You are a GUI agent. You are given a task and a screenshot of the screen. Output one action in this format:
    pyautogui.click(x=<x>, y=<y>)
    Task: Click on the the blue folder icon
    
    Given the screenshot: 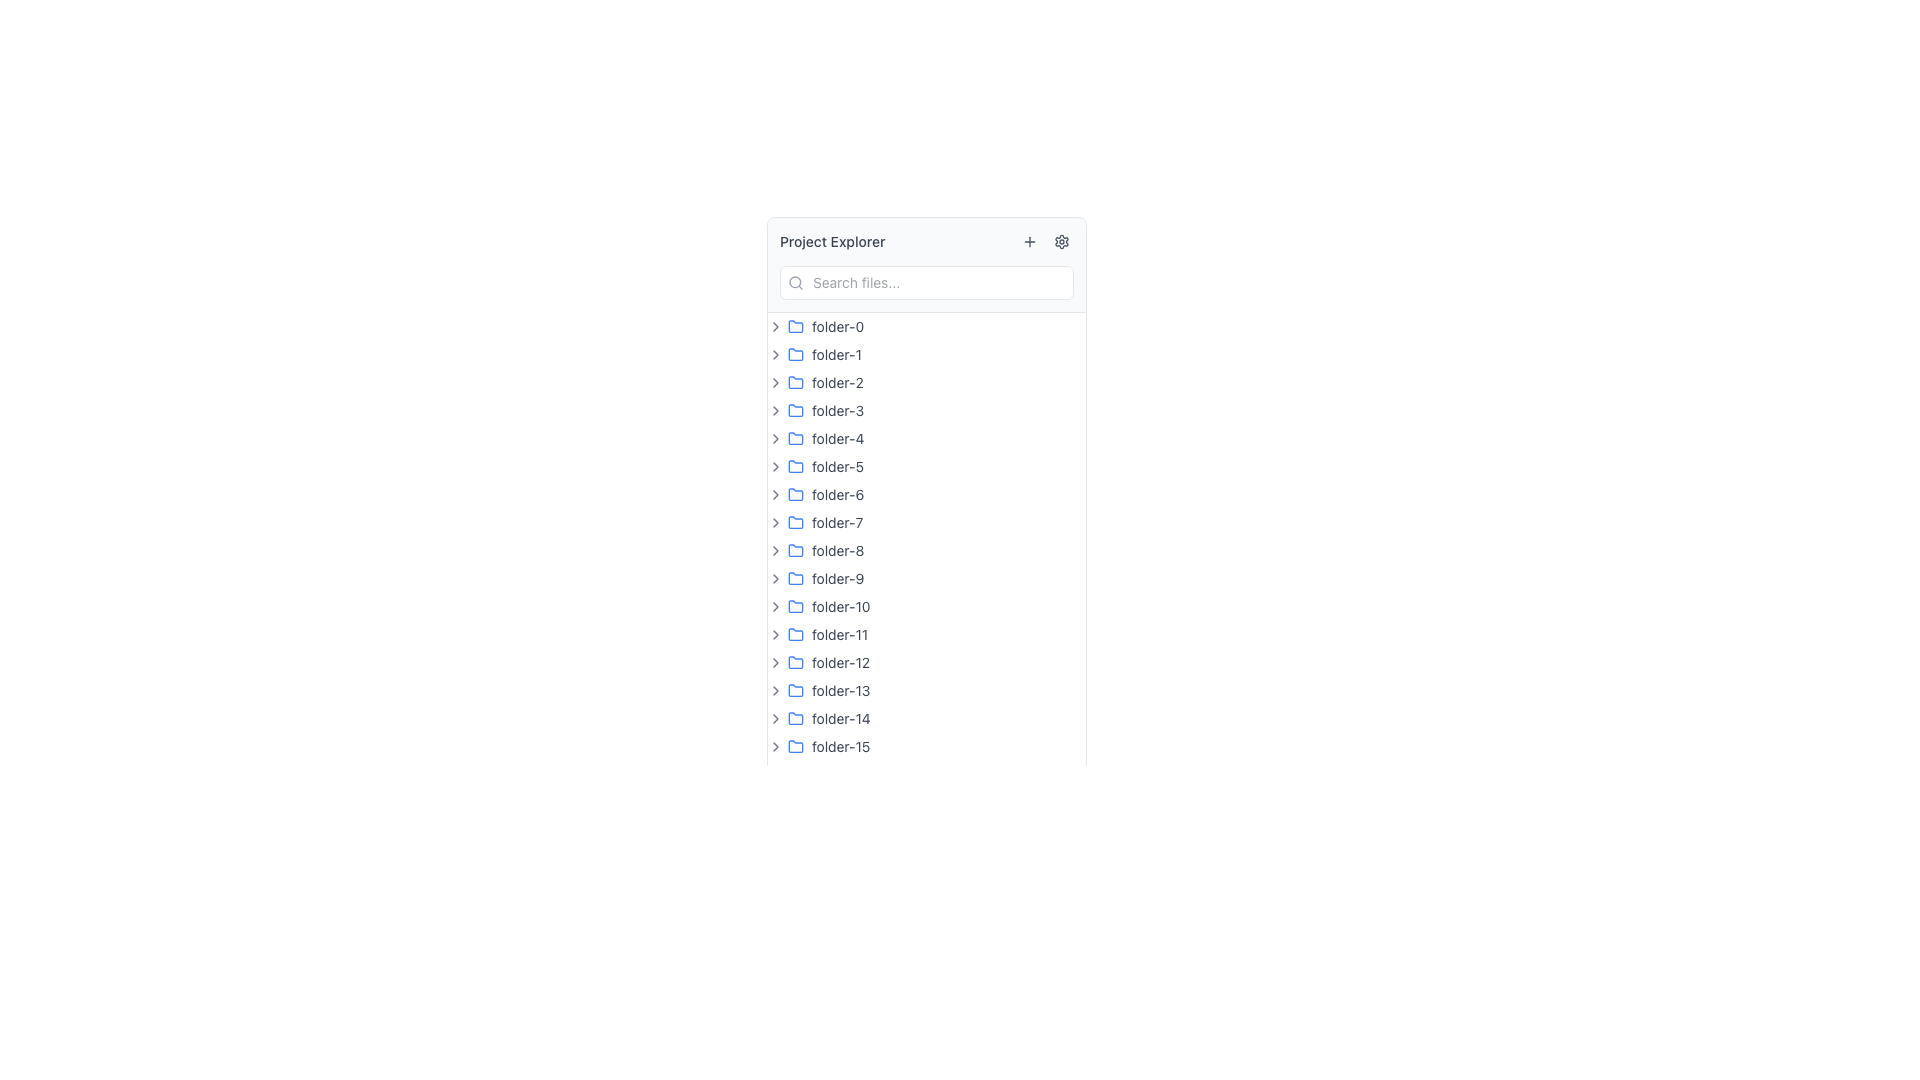 What is the action you would take?
    pyautogui.click(x=795, y=438)
    